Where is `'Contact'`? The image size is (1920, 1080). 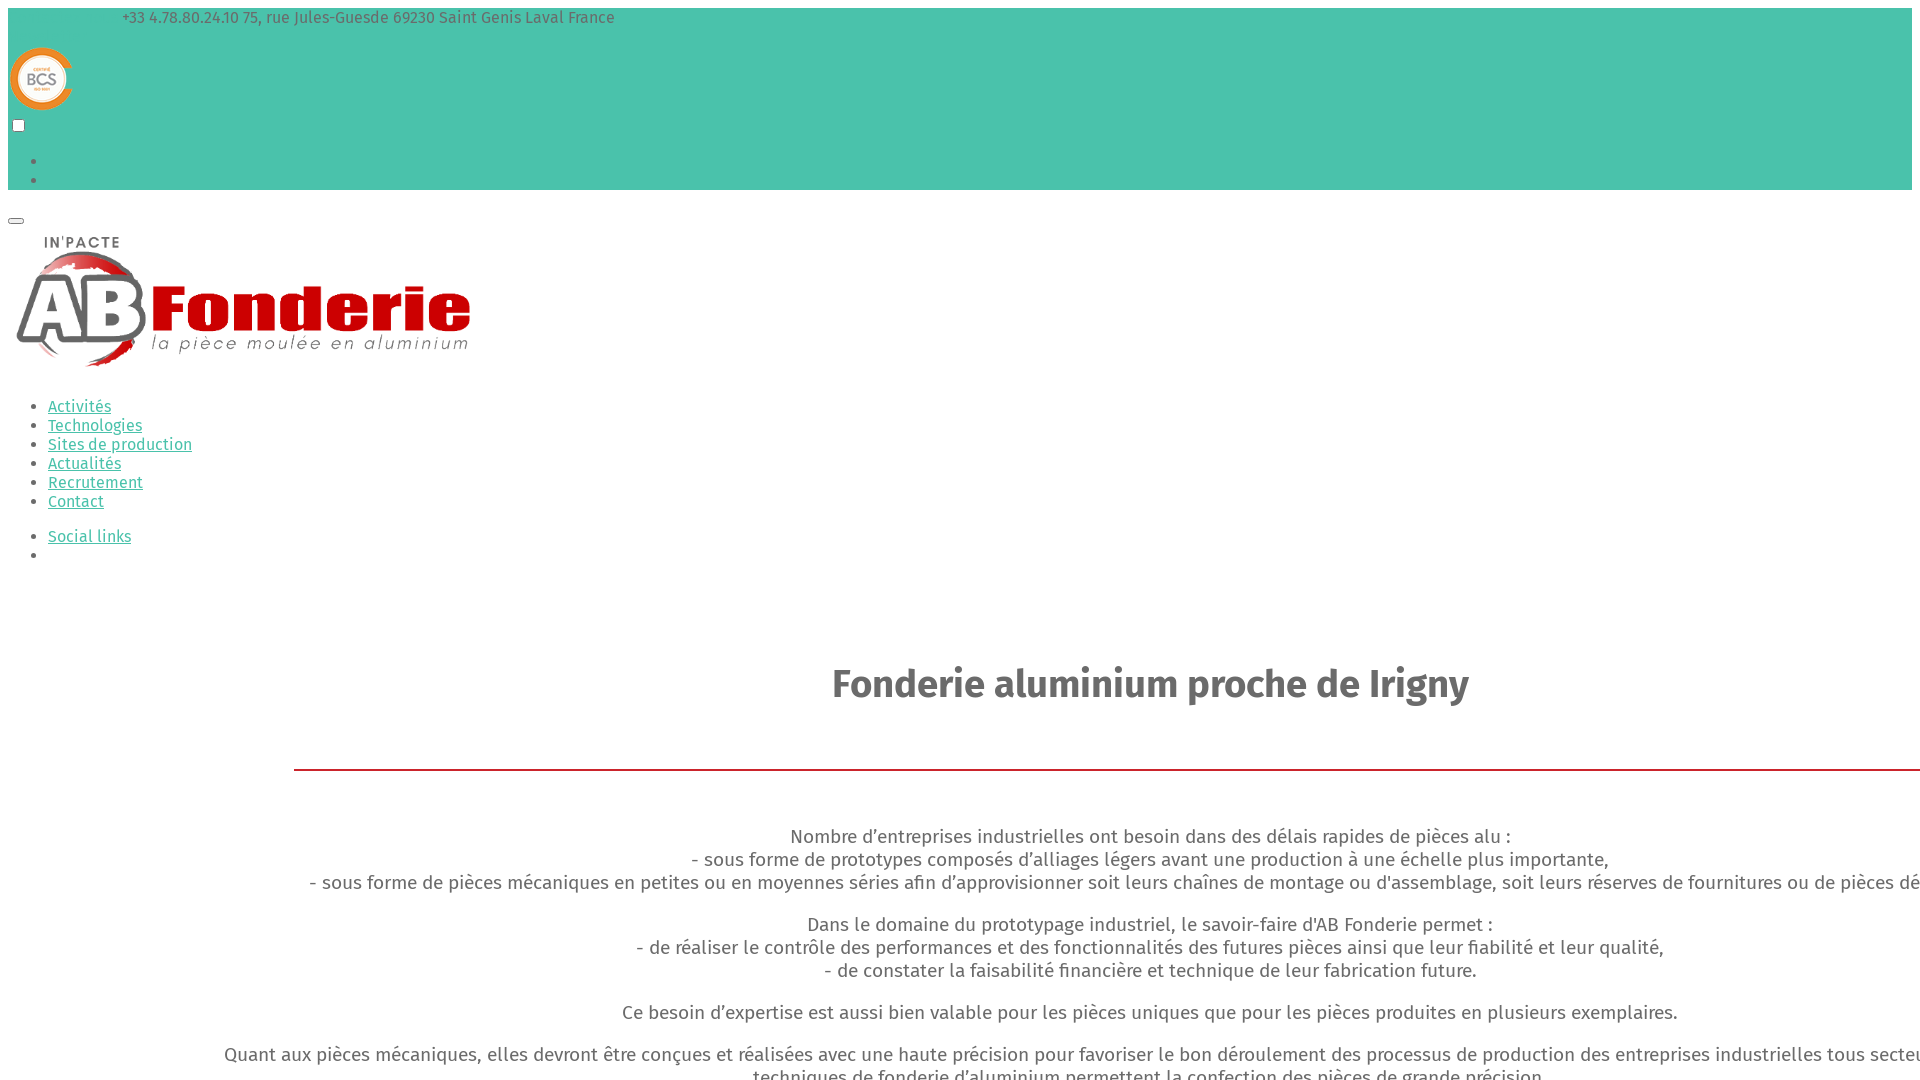
'Contact' is located at coordinates (76, 500).